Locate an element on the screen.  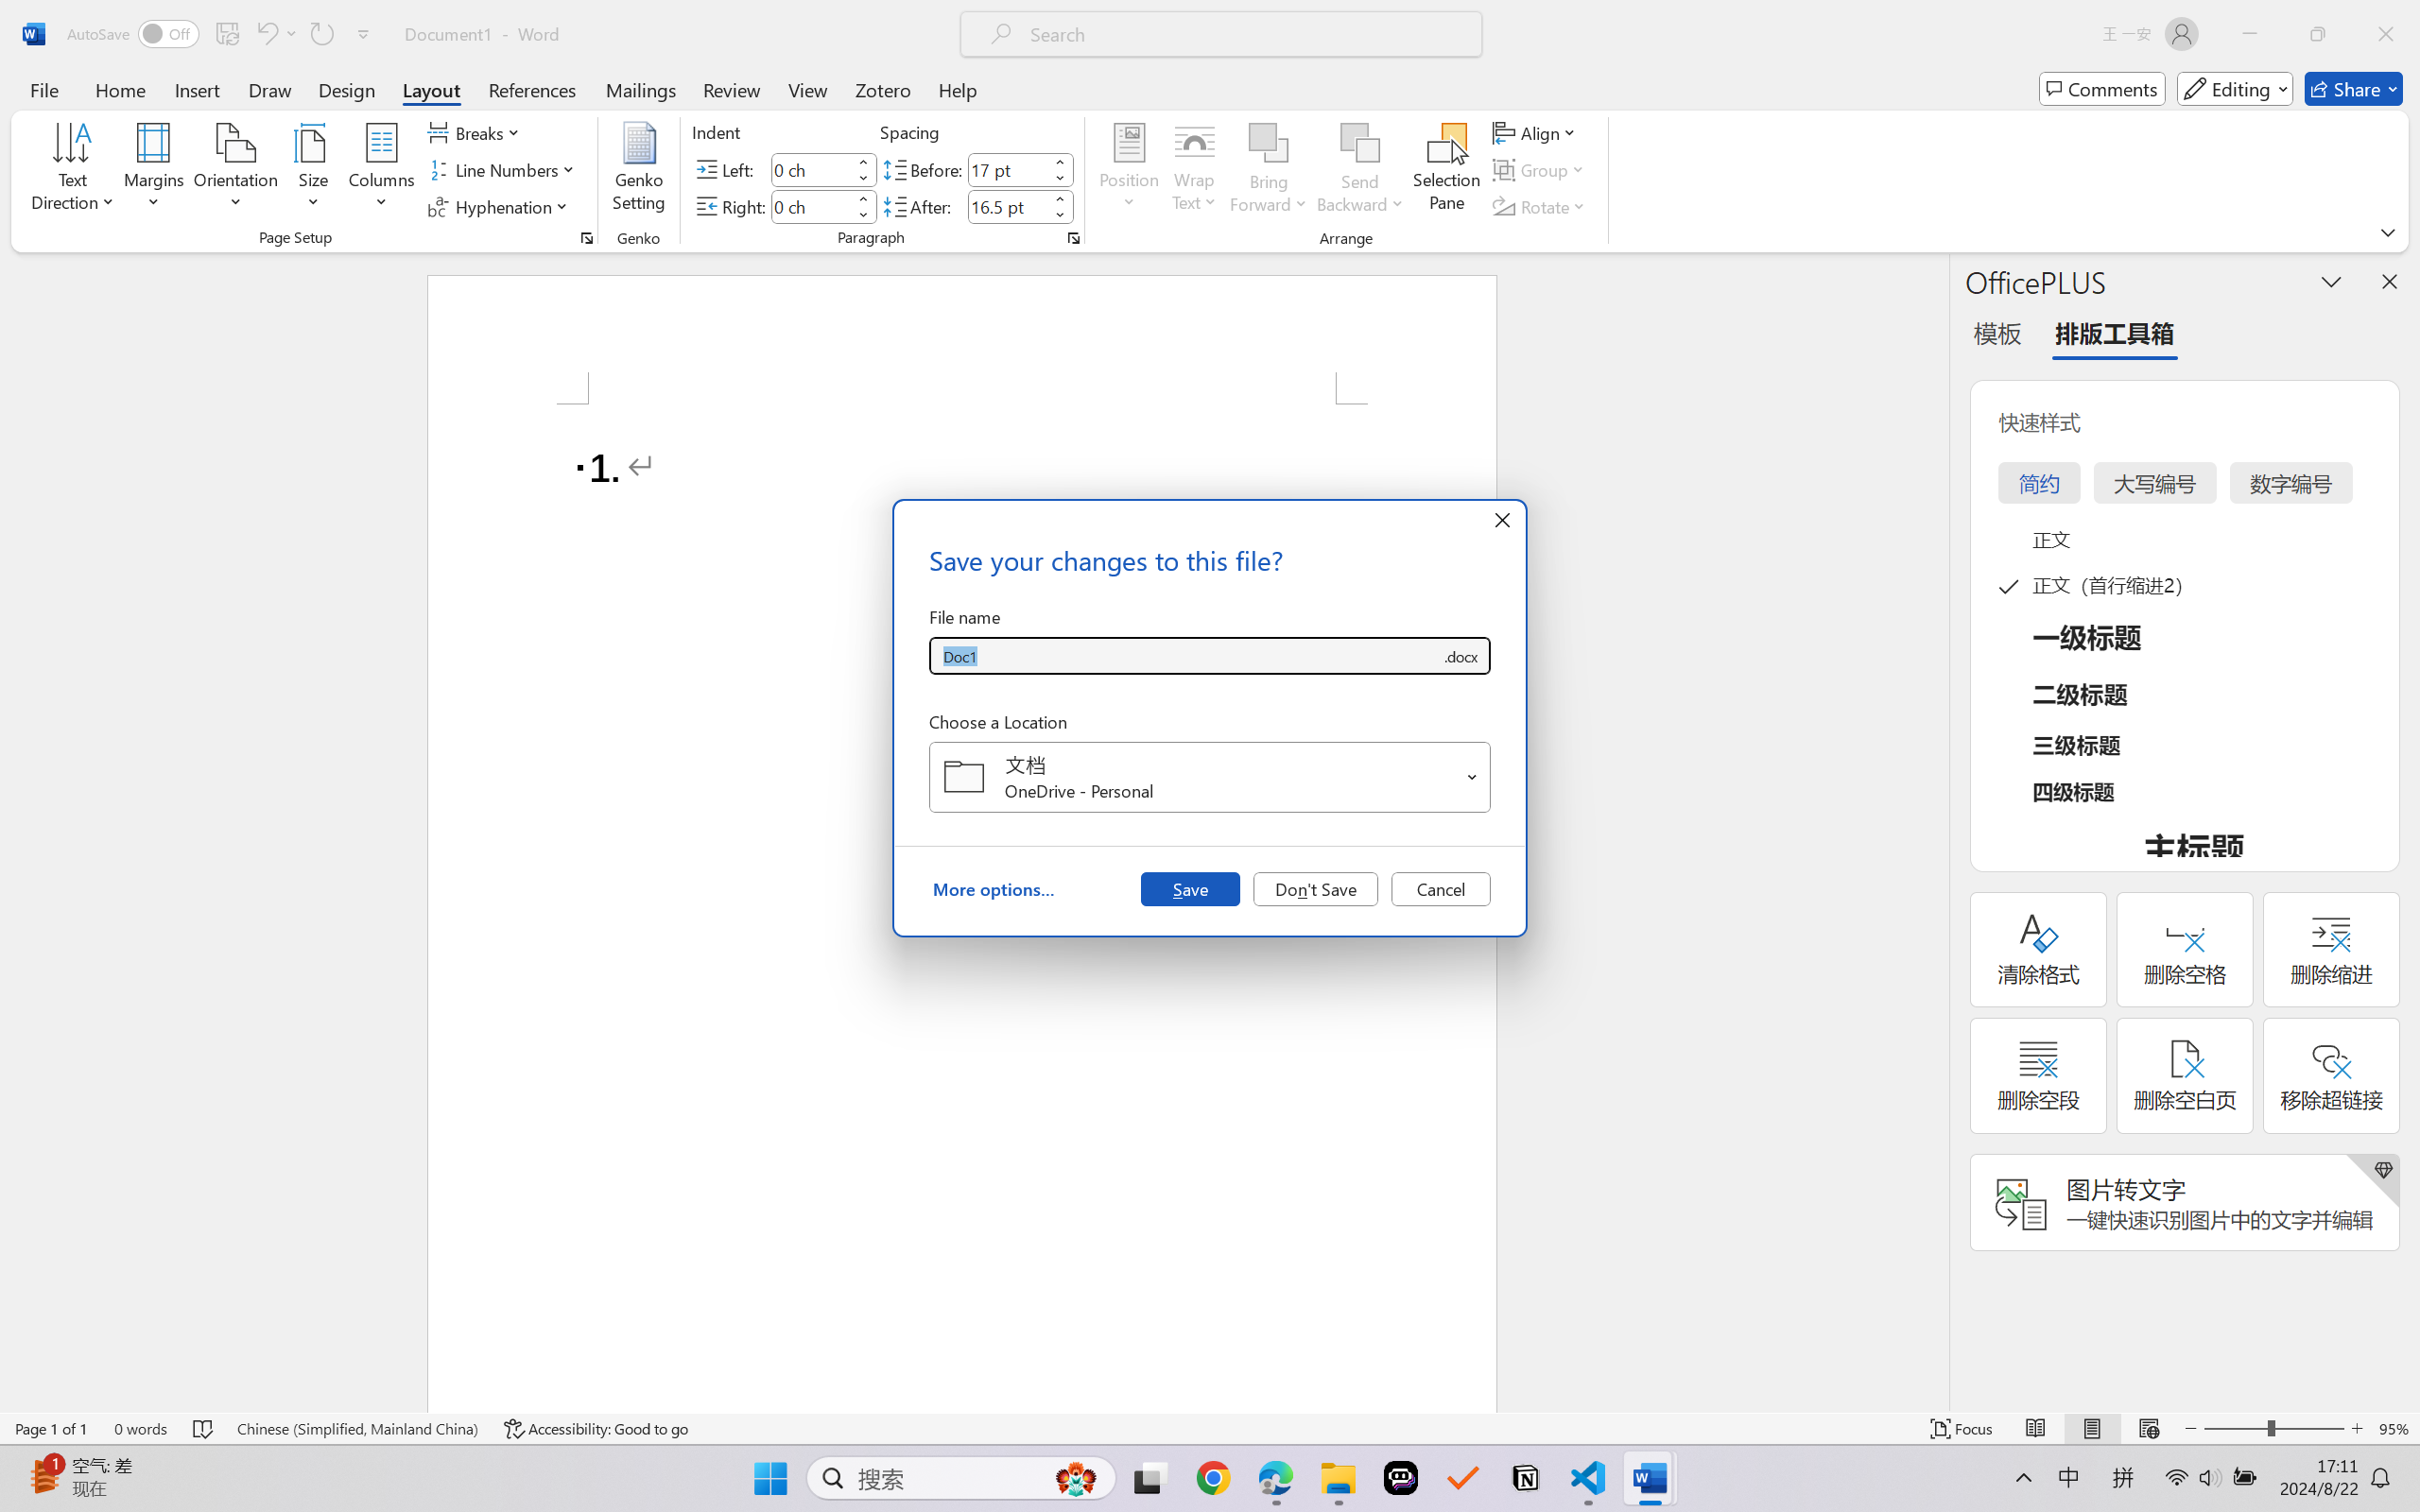
'Send Backward' is located at coordinates (1360, 143).